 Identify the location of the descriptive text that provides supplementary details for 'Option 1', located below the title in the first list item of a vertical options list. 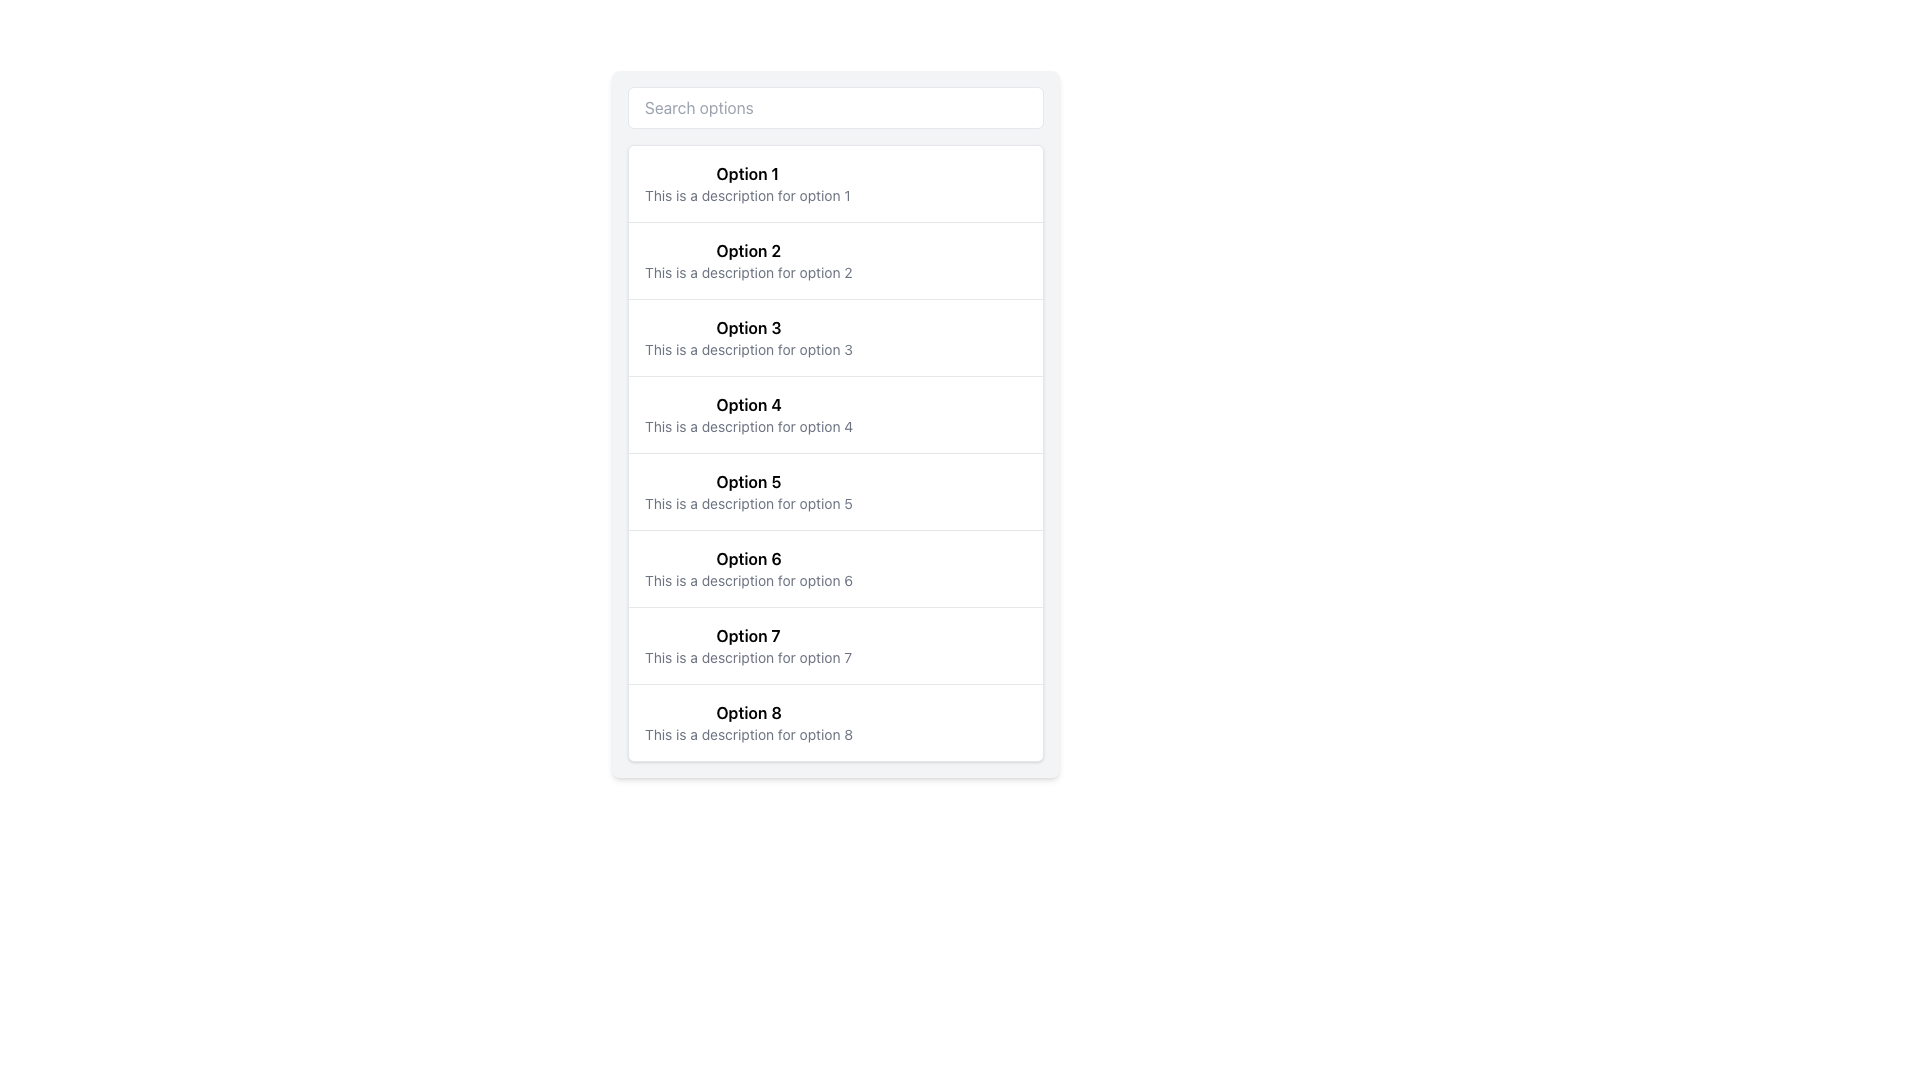
(746, 196).